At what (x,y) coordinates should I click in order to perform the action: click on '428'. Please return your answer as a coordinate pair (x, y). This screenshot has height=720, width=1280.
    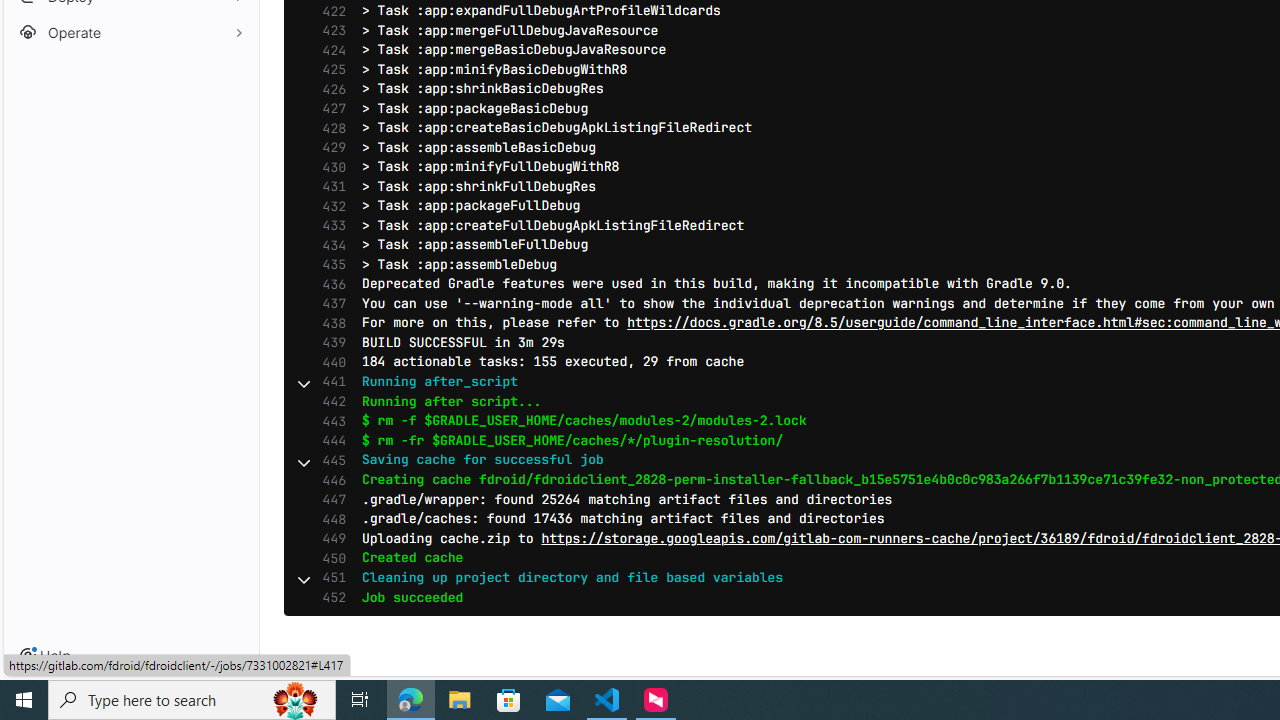
    Looking at the image, I should click on (329, 128).